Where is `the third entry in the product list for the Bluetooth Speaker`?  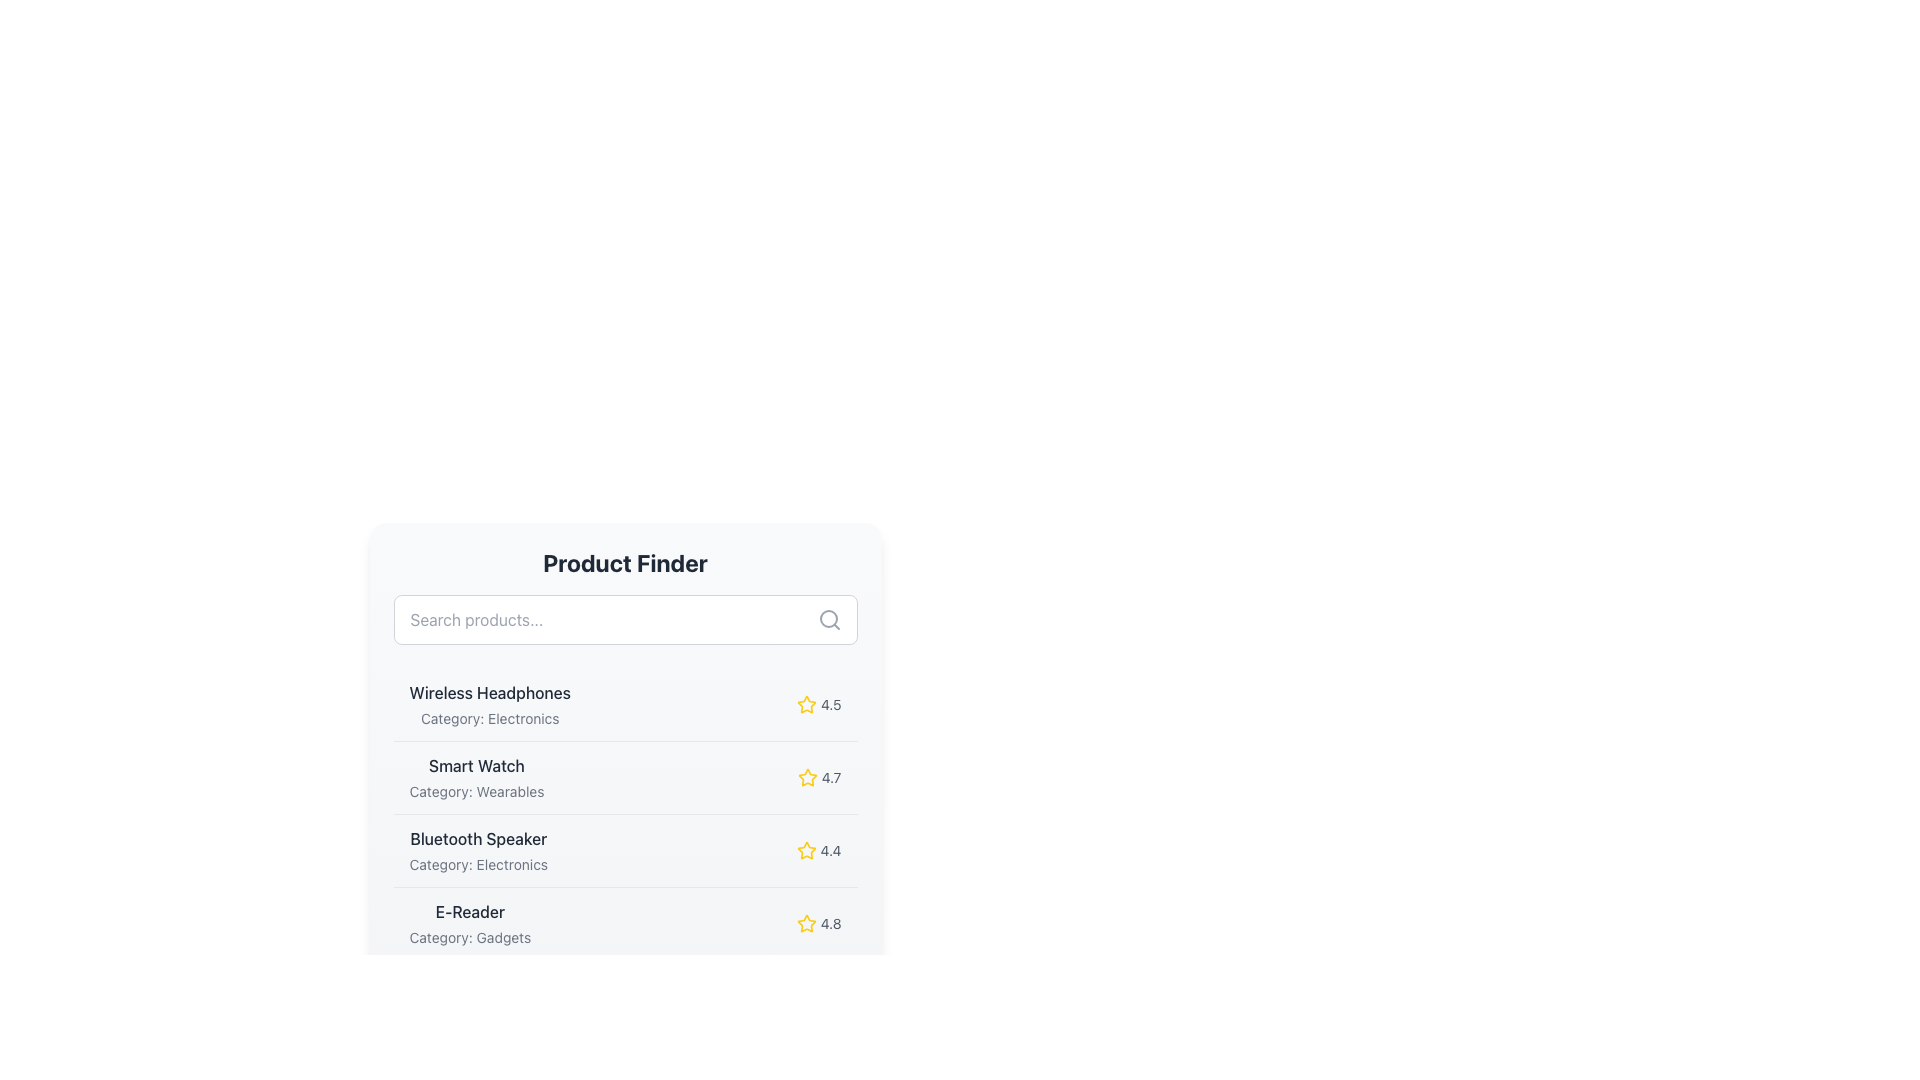
the third entry in the product list for the Bluetooth Speaker is located at coordinates (624, 850).